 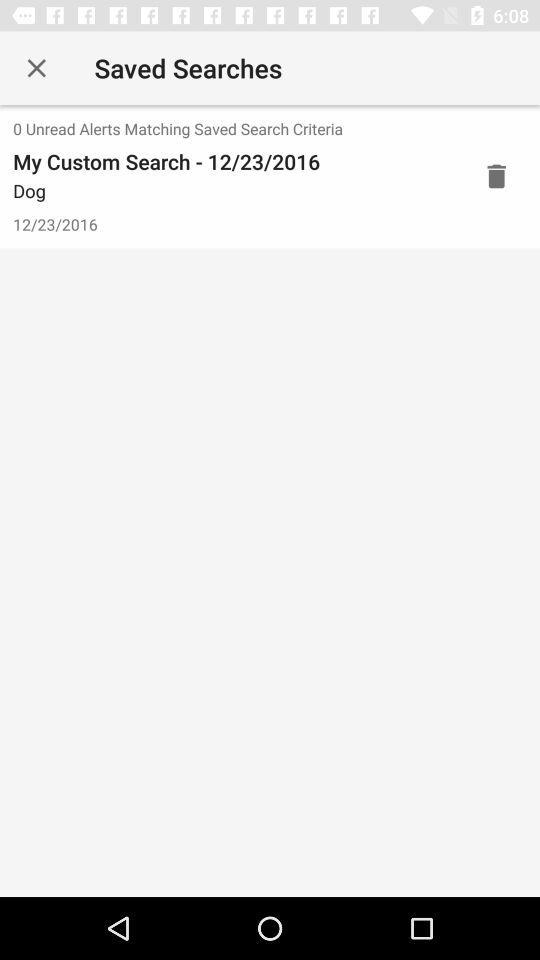 What do you see at coordinates (36, 68) in the screenshot?
I see `tab` at bounding box center [36, 68].